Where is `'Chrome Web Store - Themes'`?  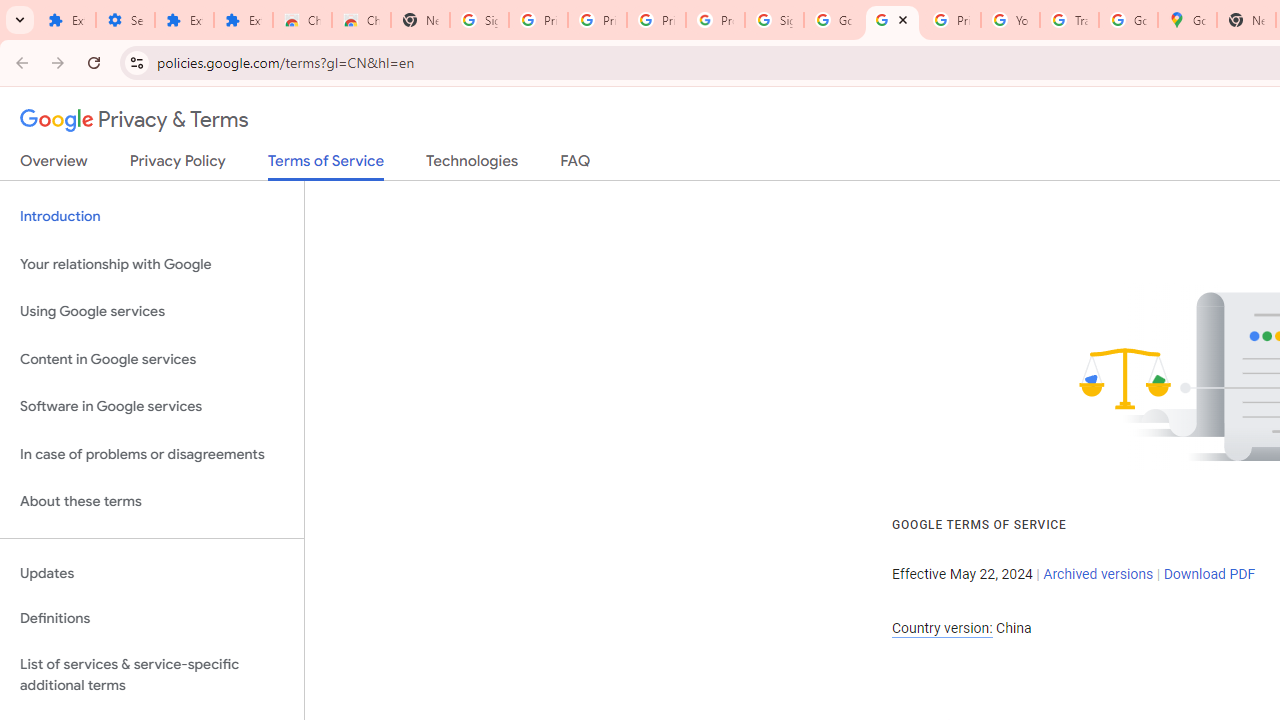 'Chrome Web Store - Themes' is located at coordinates (360, 20).